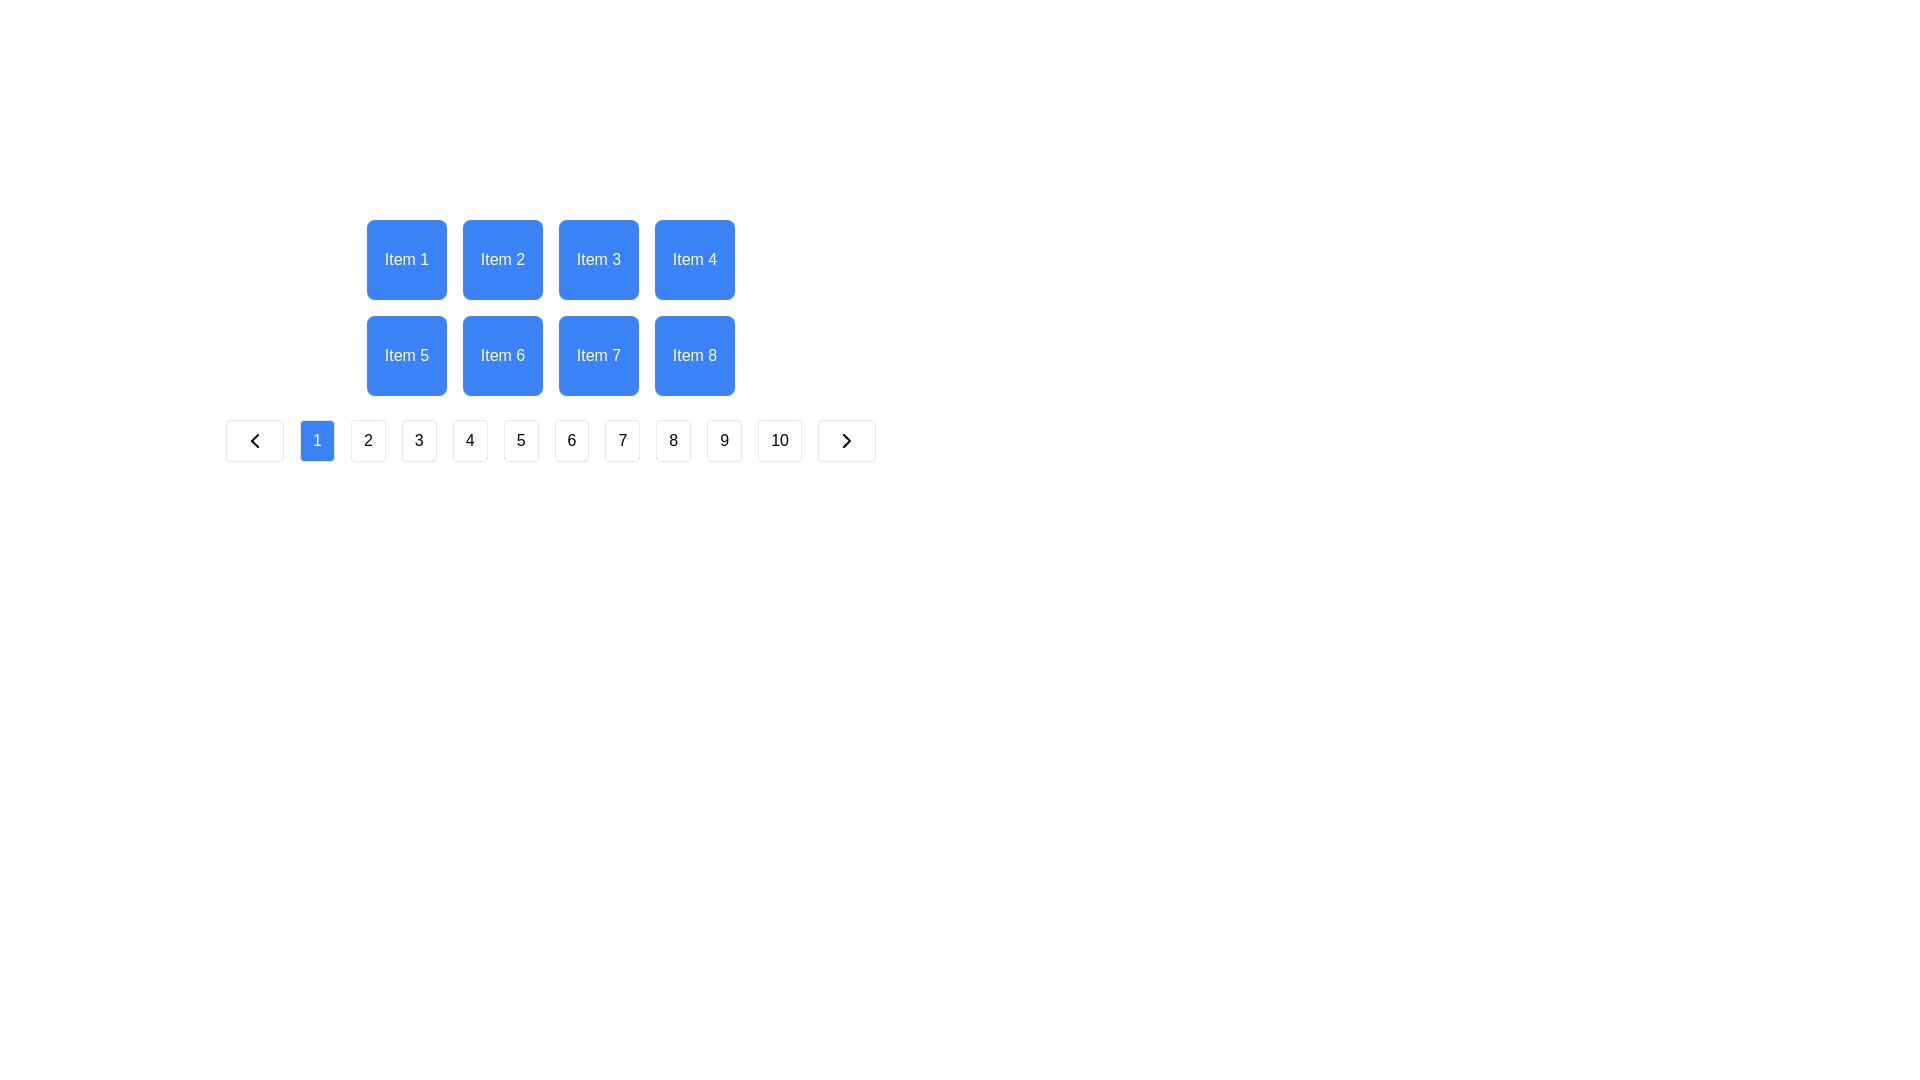 The height and width of the screenshot is (1080, 1920). Describe the element at coordinates (570, 439) in the screenshot. I see `the pagination button displaying the number '6'` at that location.